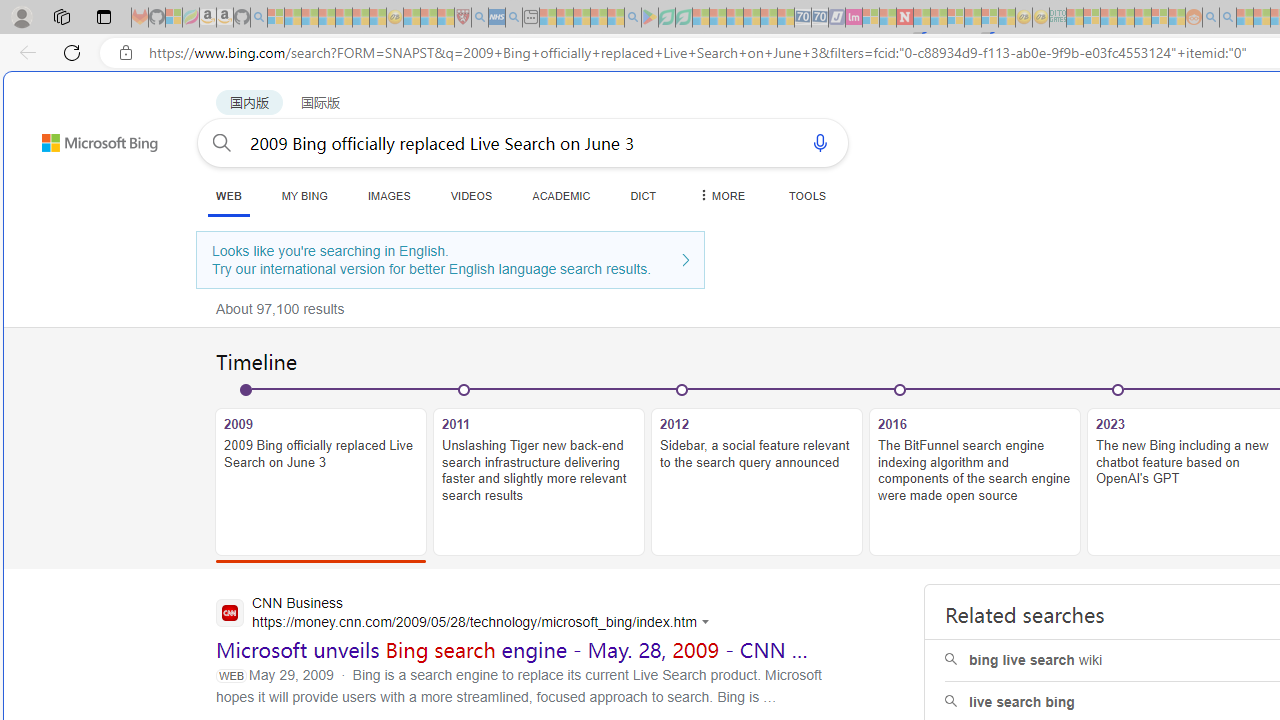  Describe the element at coordinates (937, 17) in the screenshot. I see `'14 Common Myths Debunked By Scientific Facts - Sleeping'` at that location.